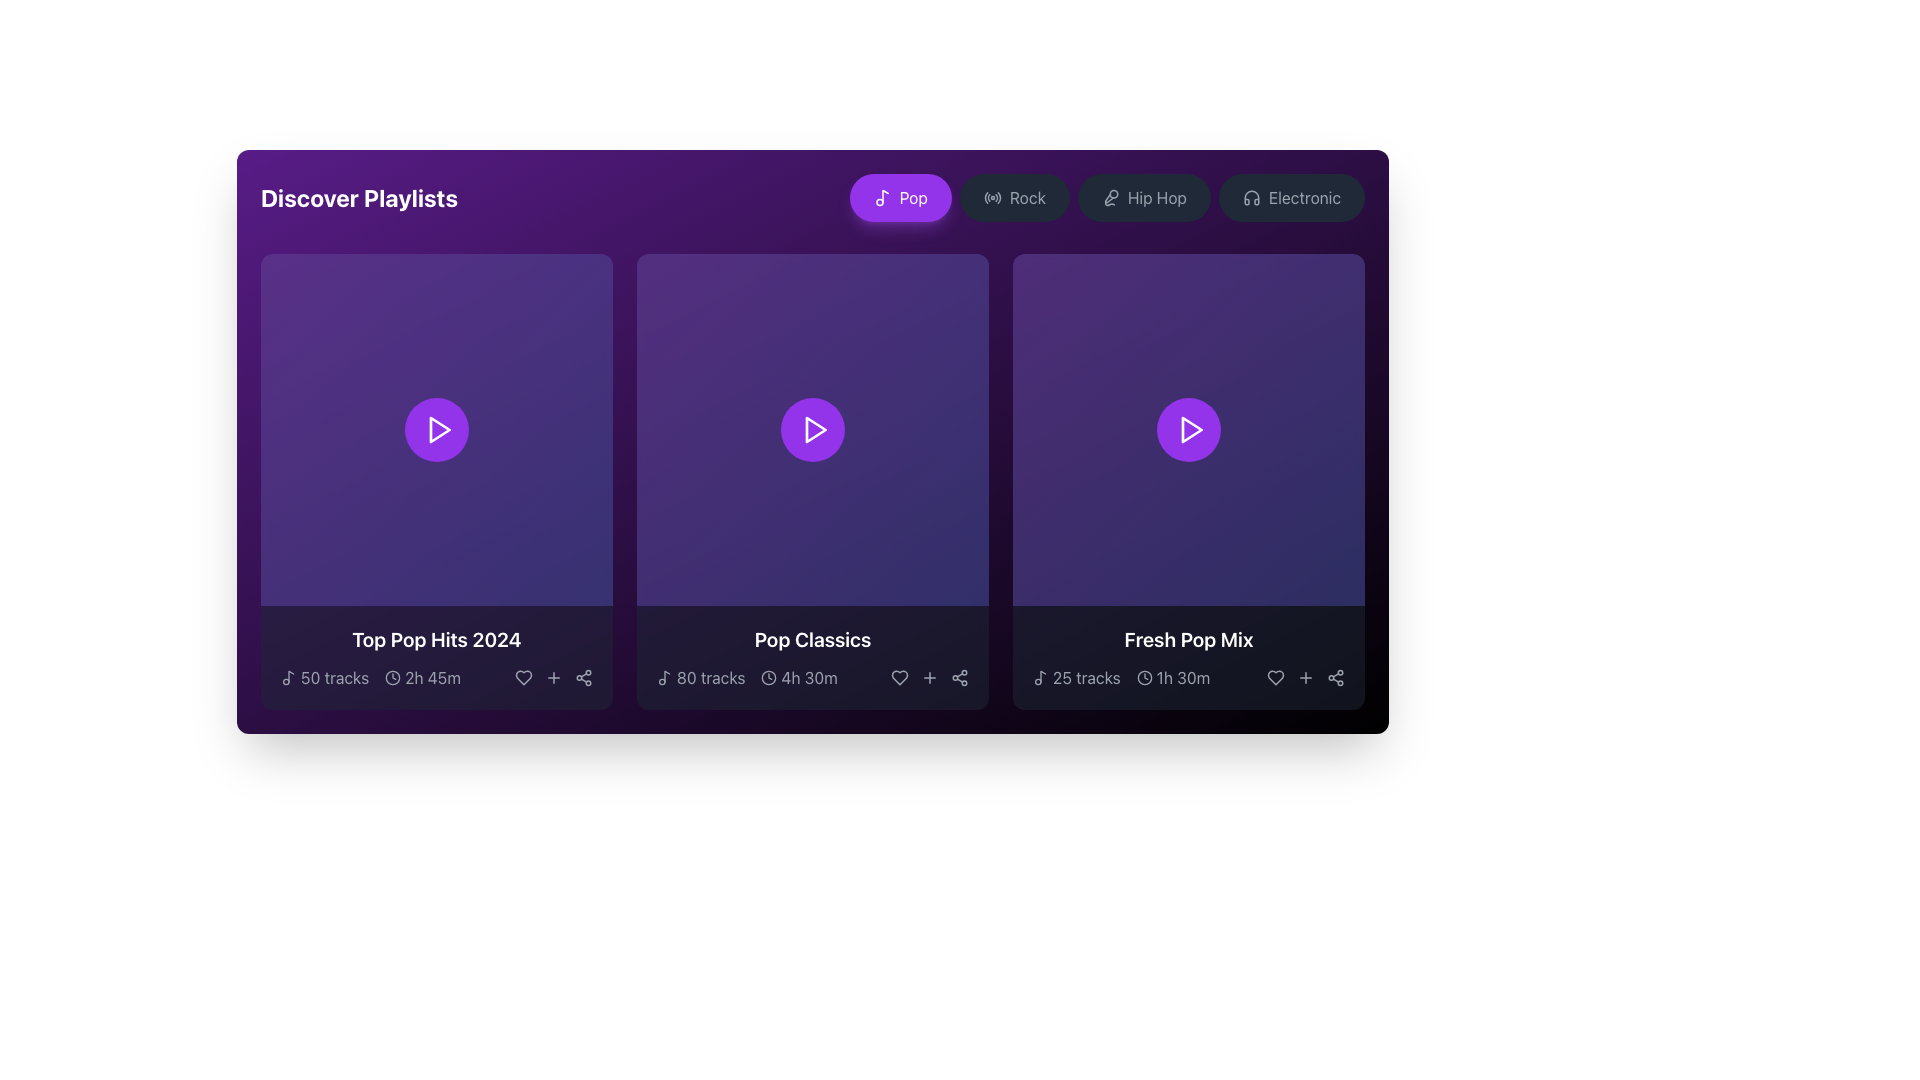 The height and width of the screenshot is (1080, 1920). I want to click on the play button located centrally within the 'Pop Classics' playlist card to initiate playback of the playlist, so click(815, 428).